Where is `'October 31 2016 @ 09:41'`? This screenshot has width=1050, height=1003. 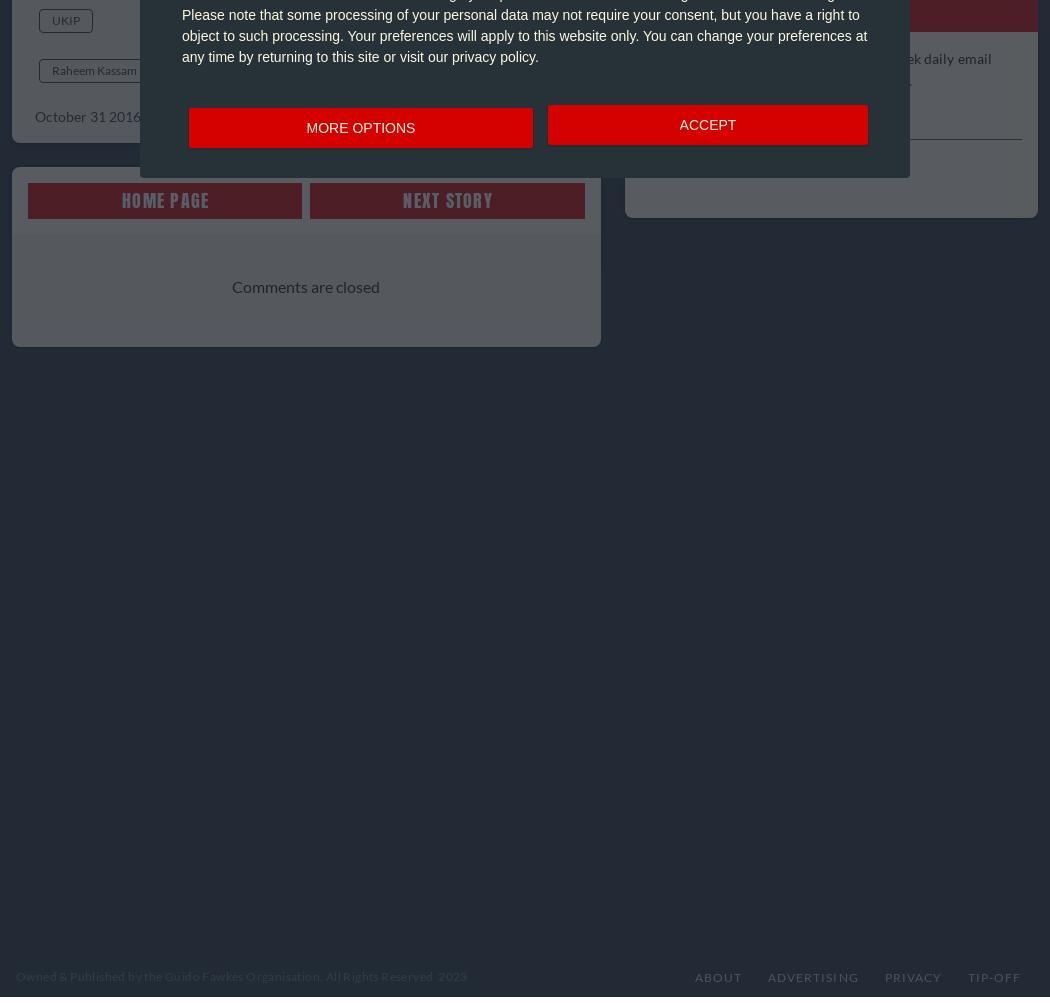 'October 31 2016 @ 09:41' is located at coordinates (34, 115).